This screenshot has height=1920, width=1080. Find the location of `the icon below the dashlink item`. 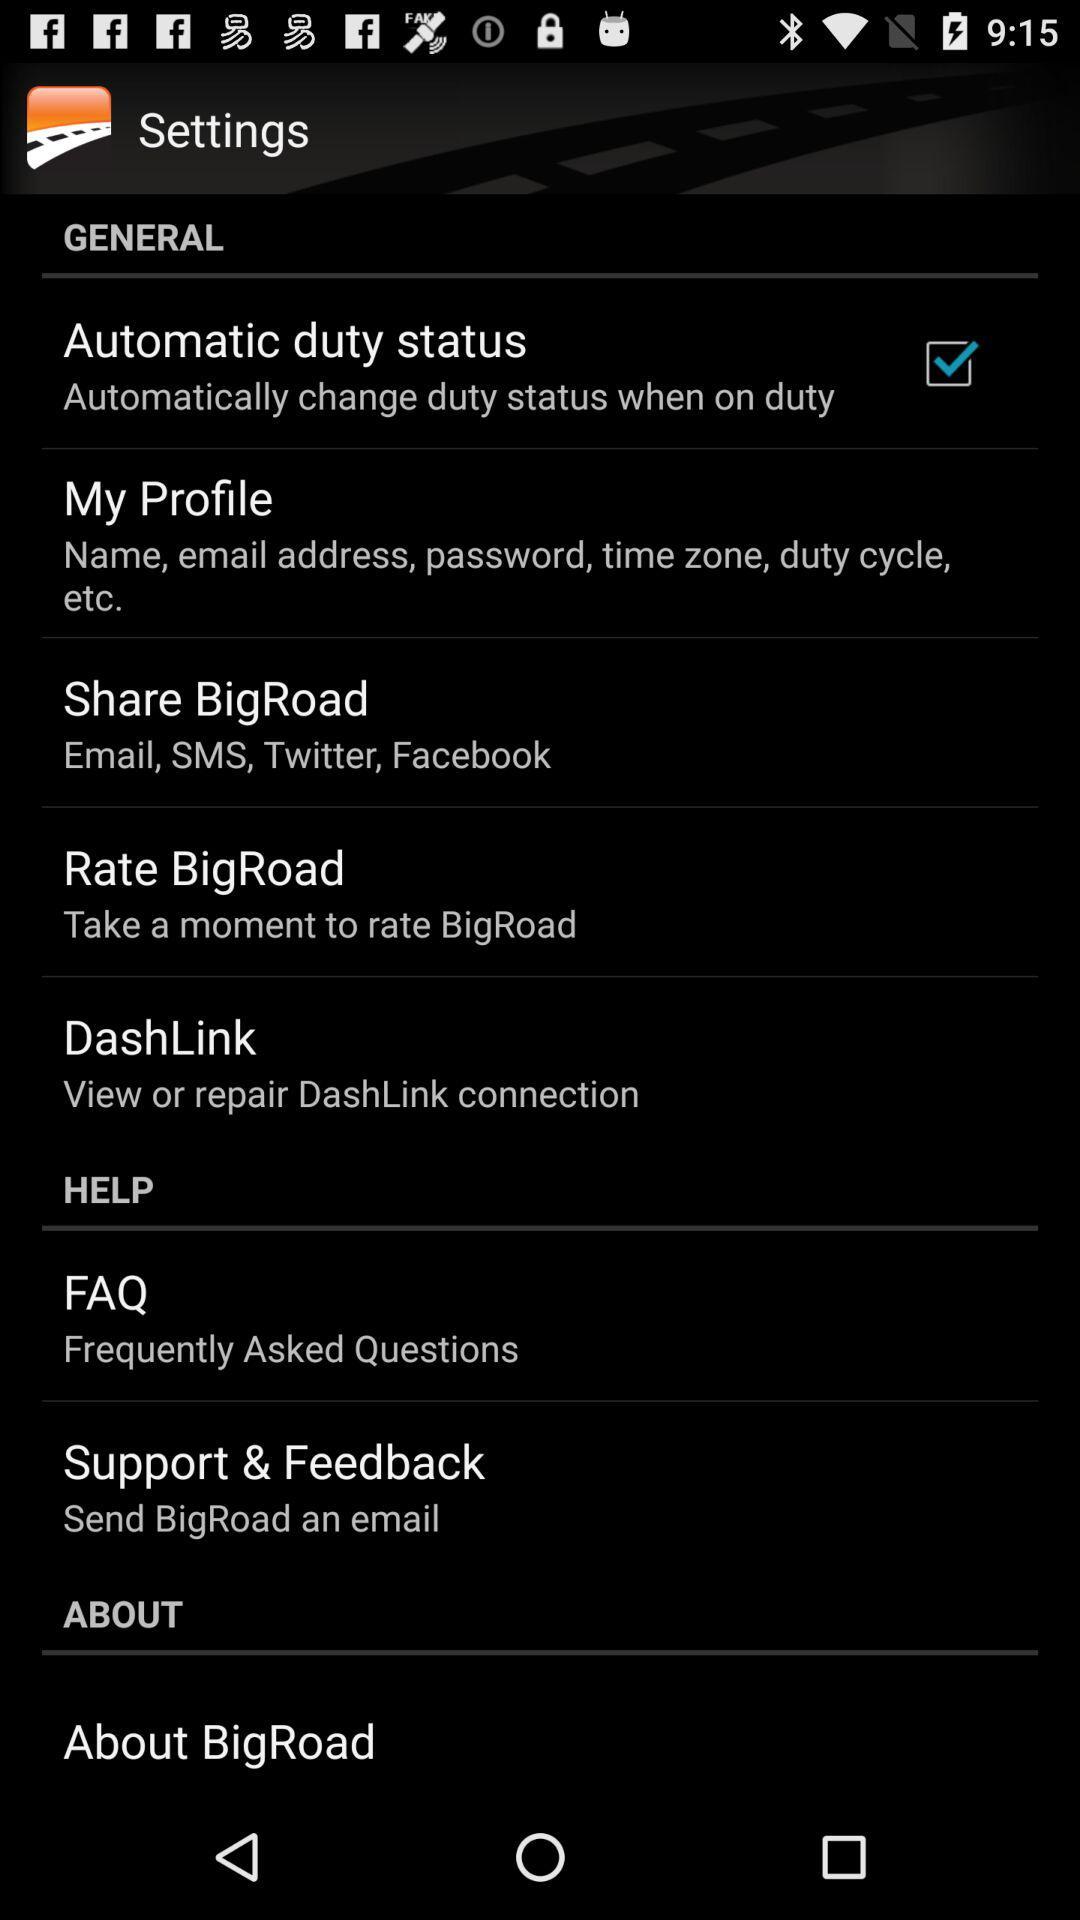

the icon below the dashlink item is located at coordinates (350, 1091).